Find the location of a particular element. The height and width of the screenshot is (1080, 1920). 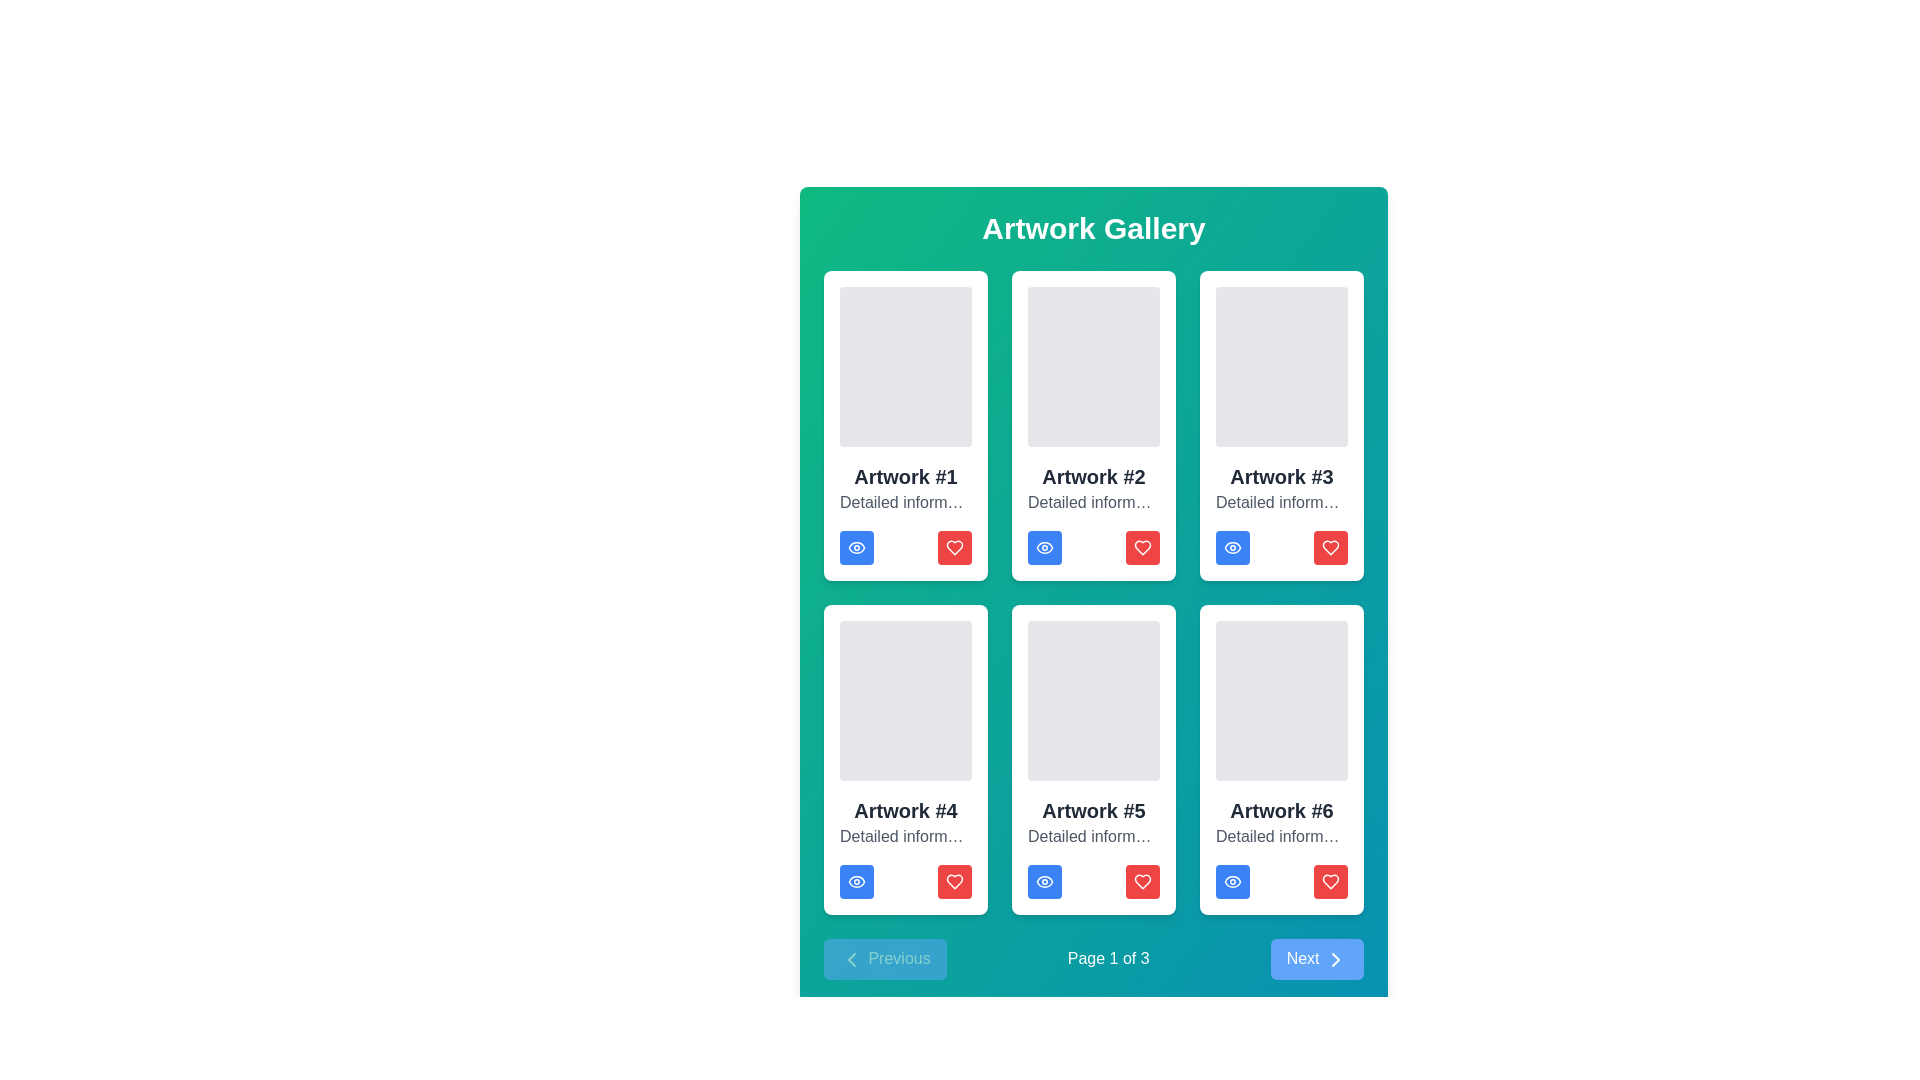

the interactive button with a blue background and an eye icon located on the 'Artwork #6' card in the third column of the second row is located at coordinates (1232, 881).